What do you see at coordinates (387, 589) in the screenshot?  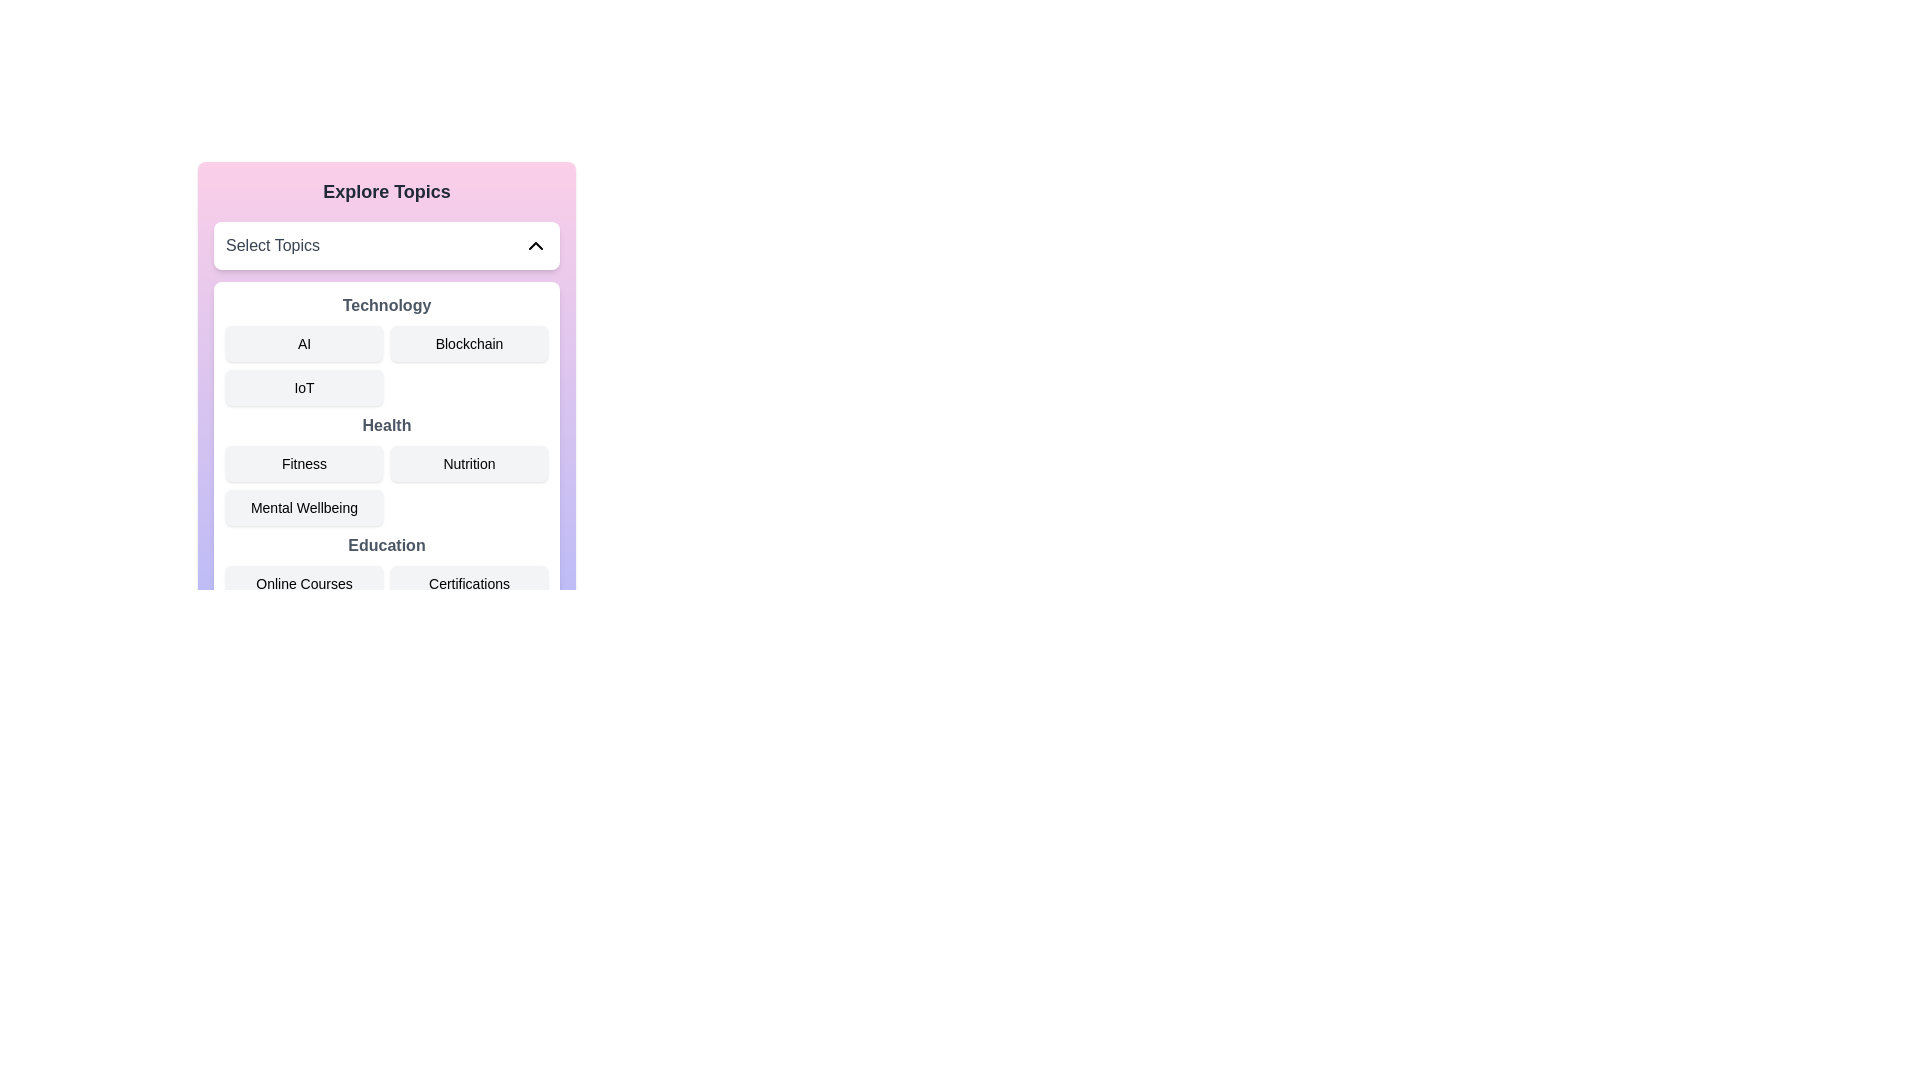 I see `the 'Education' section which contains three buttons labeled 'Online Courses', 'Certifications', and 'Workshops'` at bounding box center [387, 589].